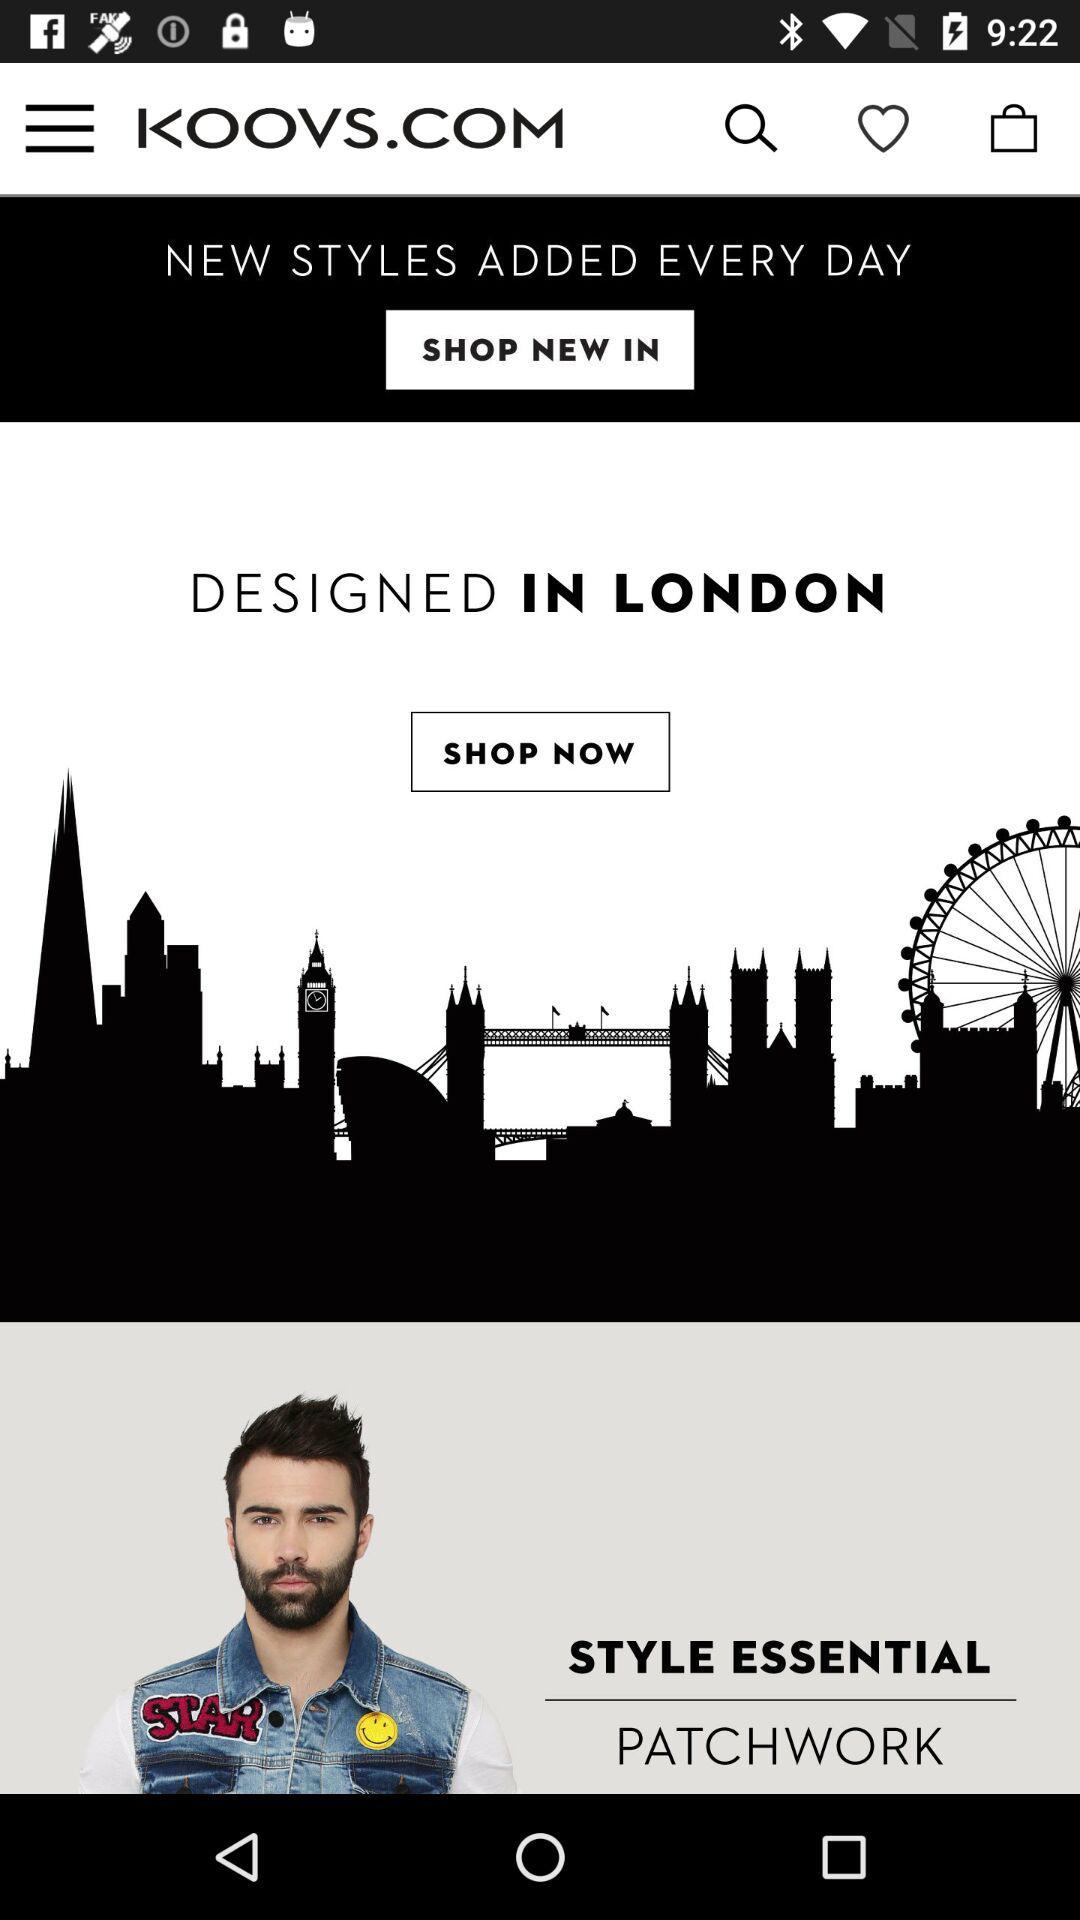  I want to click on items, so click(540, 308).